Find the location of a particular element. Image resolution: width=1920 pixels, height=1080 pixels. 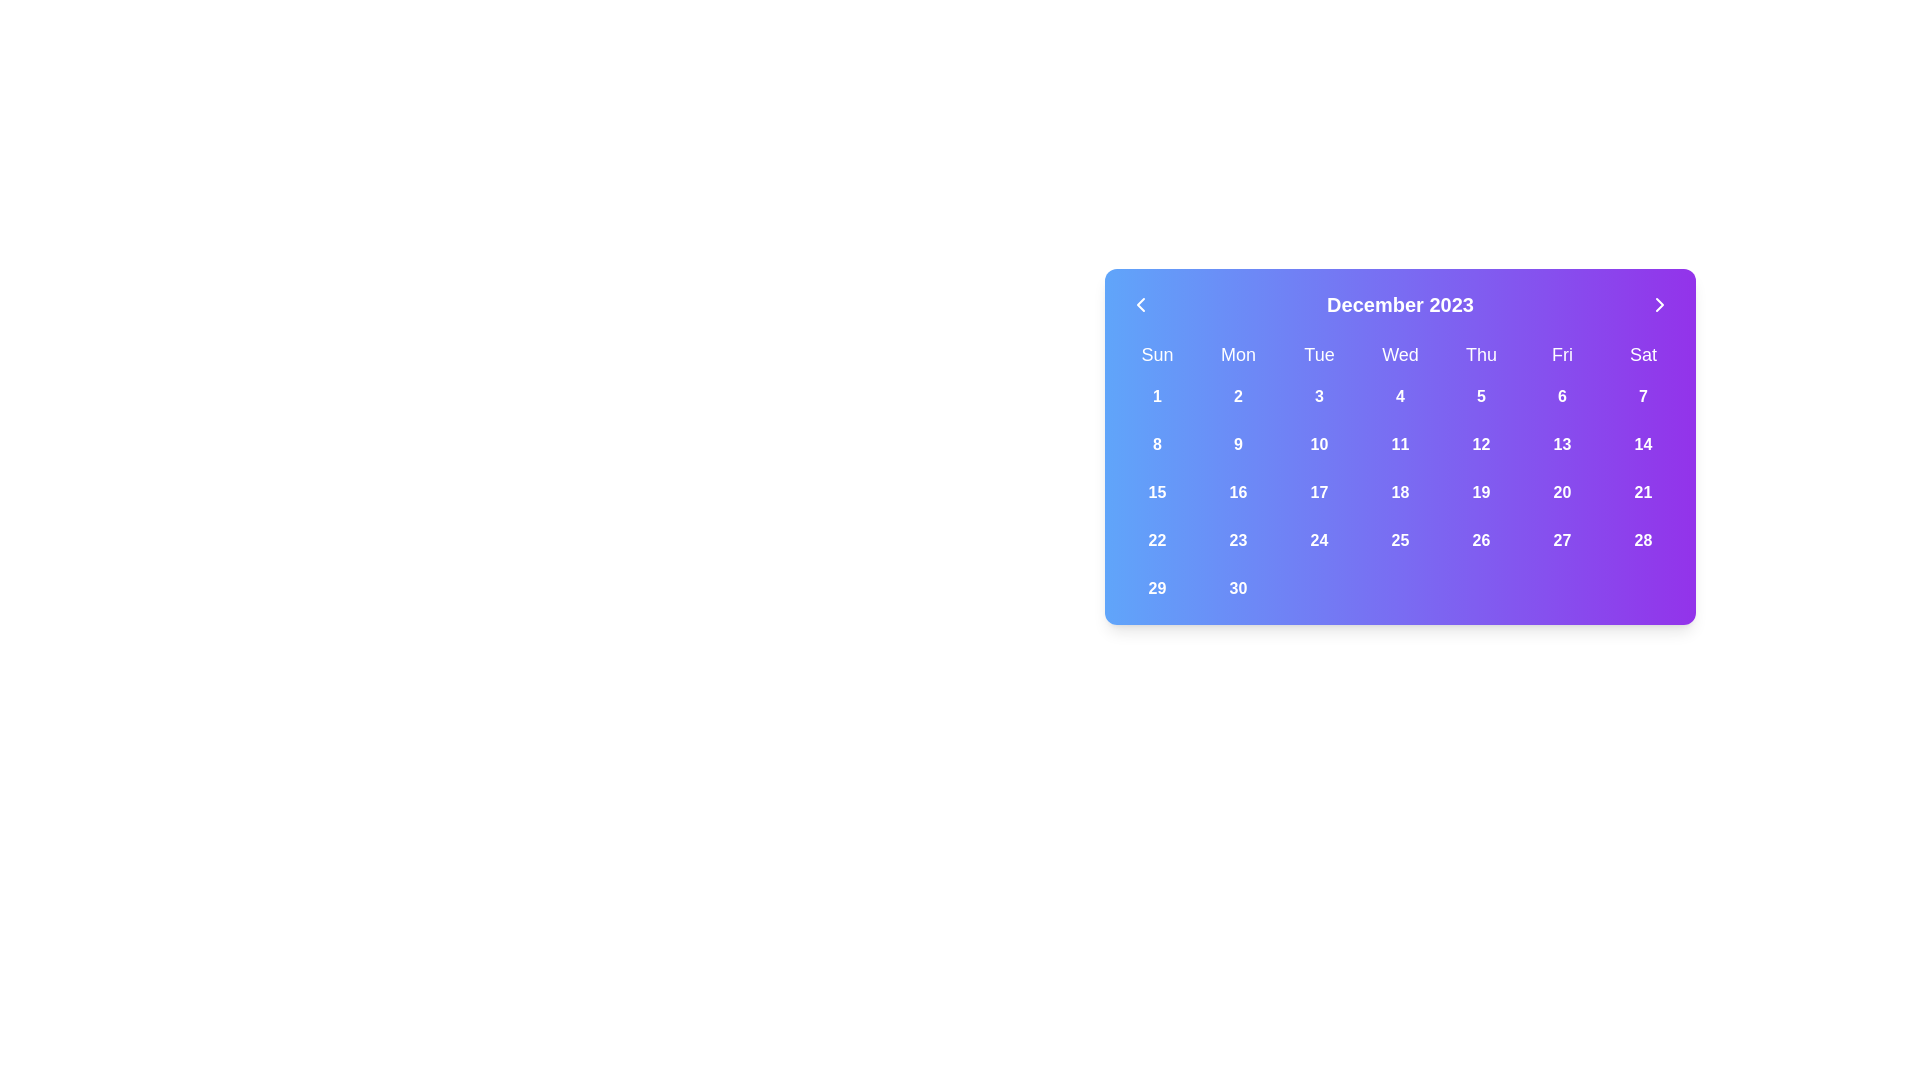

the button for selecting the date '5' in the calendar interface located beneath 'Thu' is located at coordinates (1481, 397).